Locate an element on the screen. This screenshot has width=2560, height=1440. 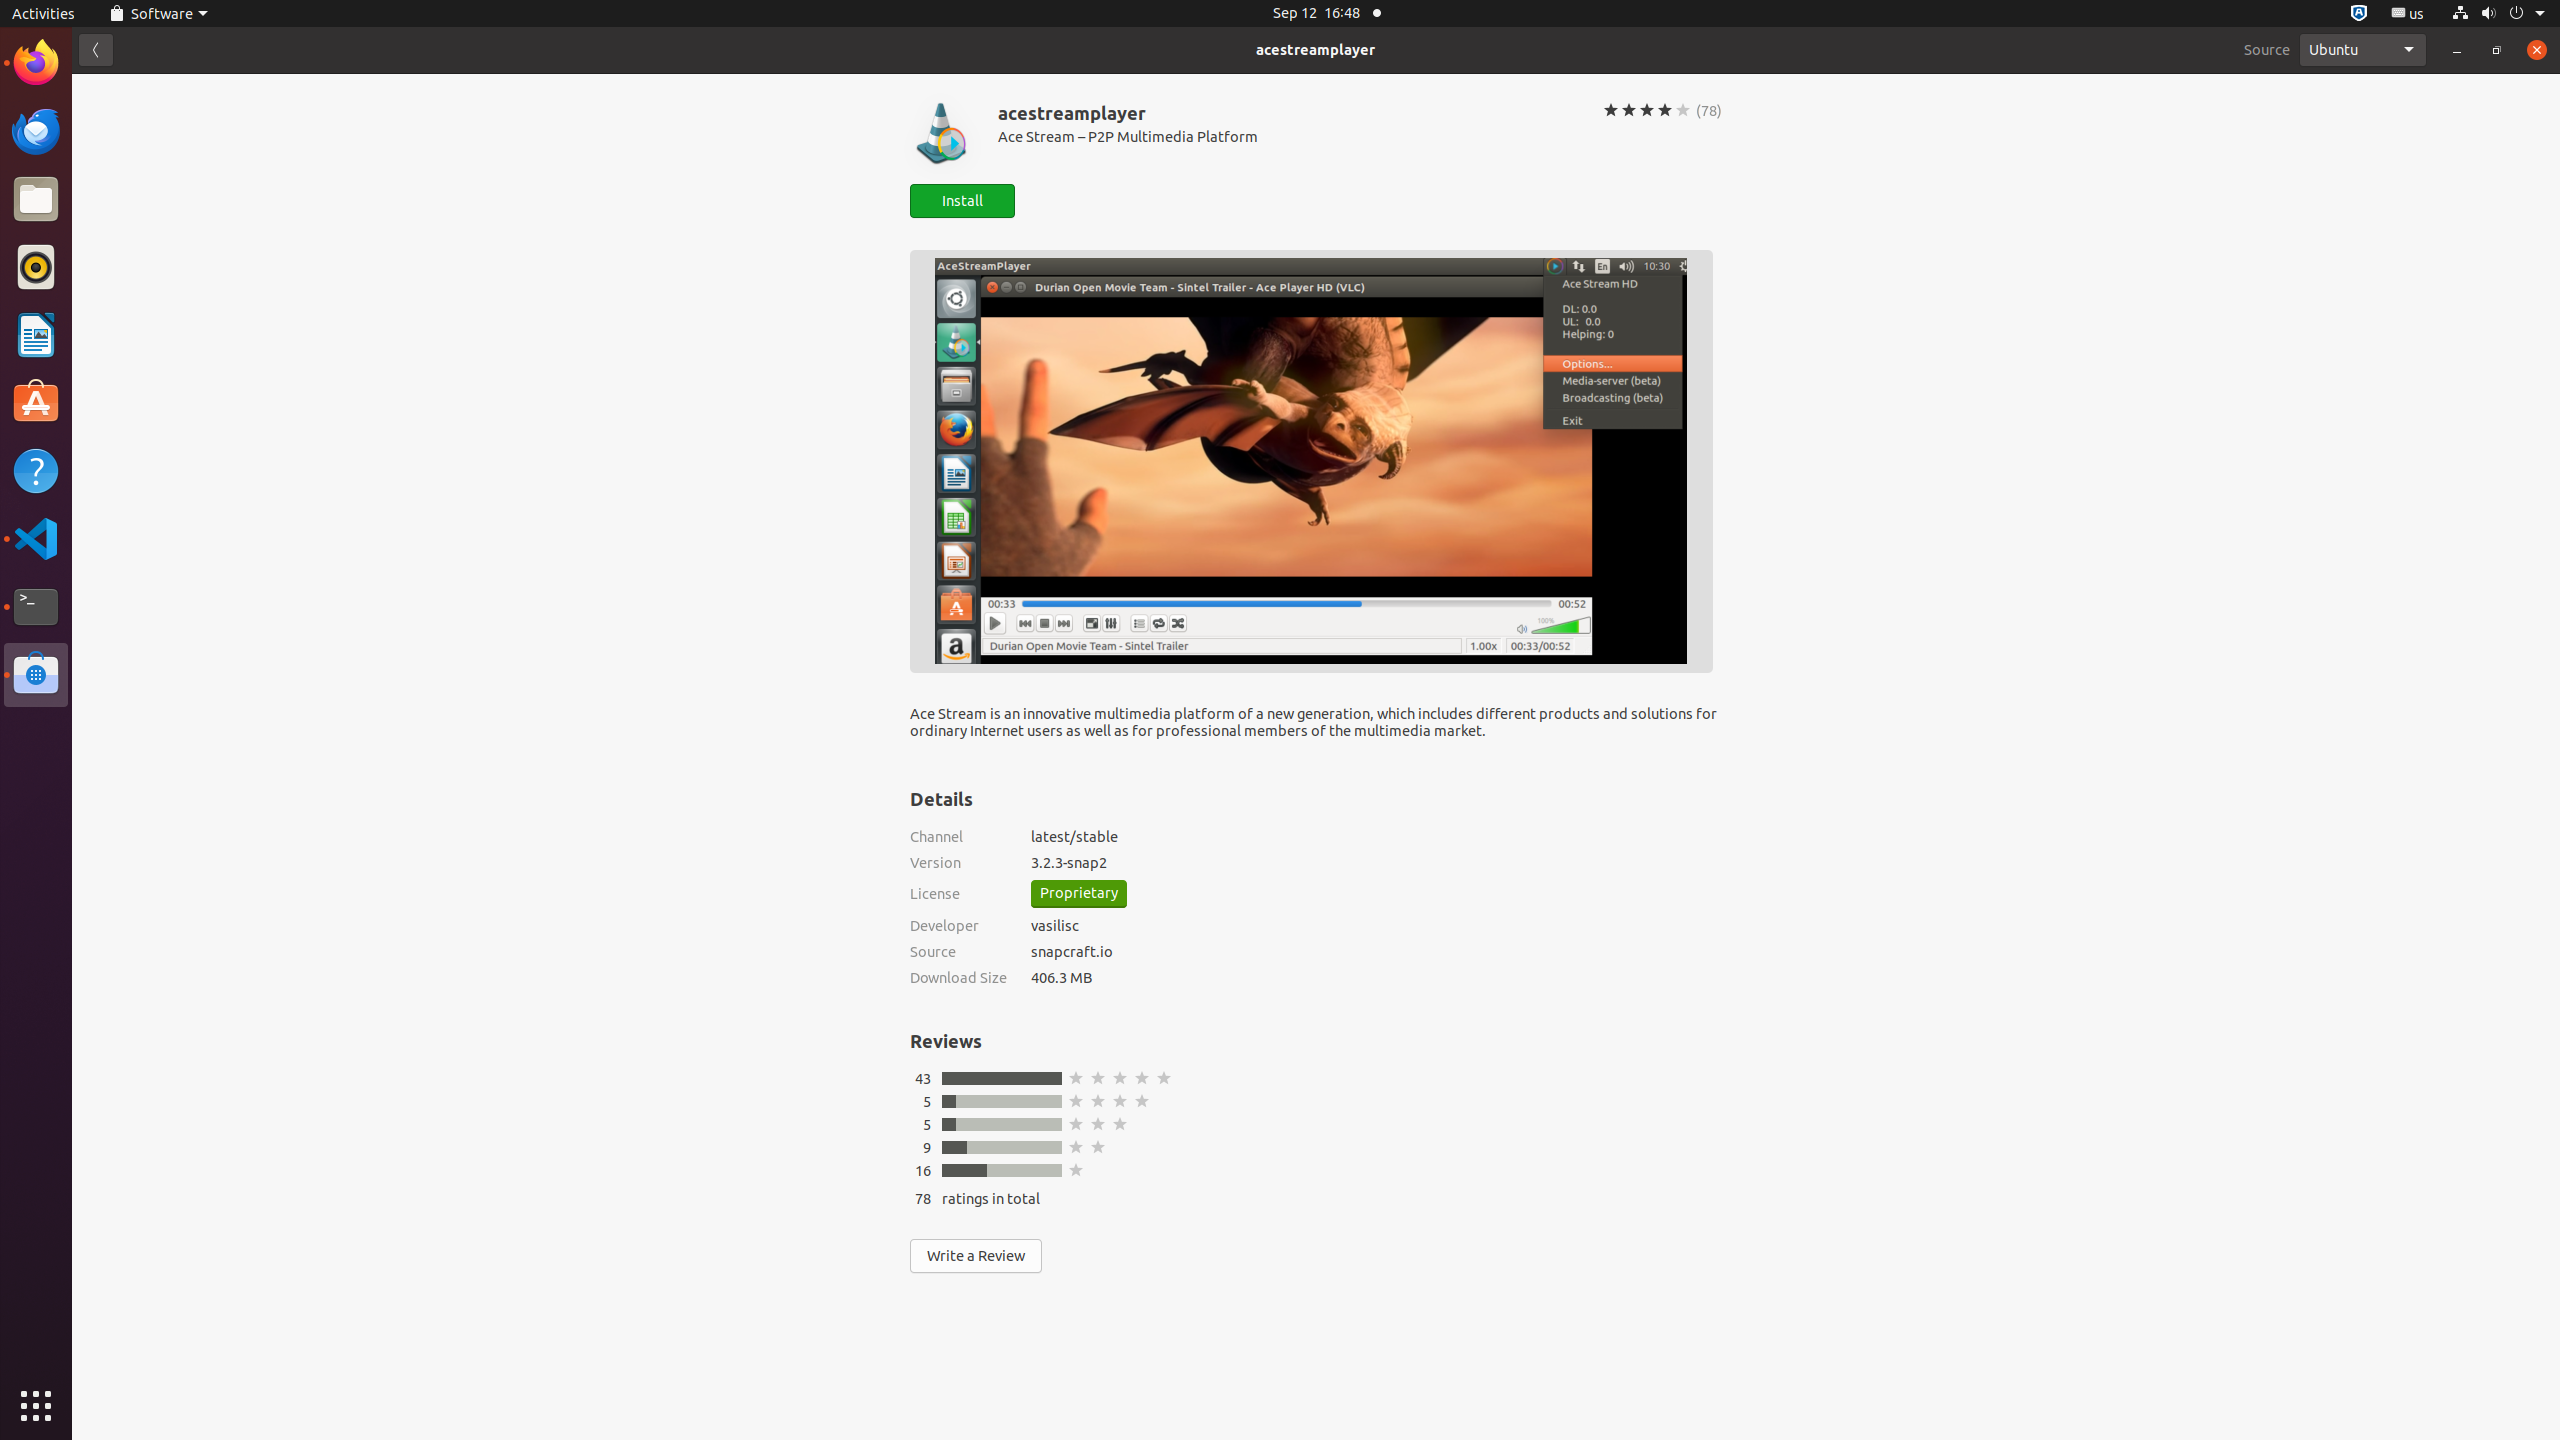
'Channel' is located at coordinates (957, 835).